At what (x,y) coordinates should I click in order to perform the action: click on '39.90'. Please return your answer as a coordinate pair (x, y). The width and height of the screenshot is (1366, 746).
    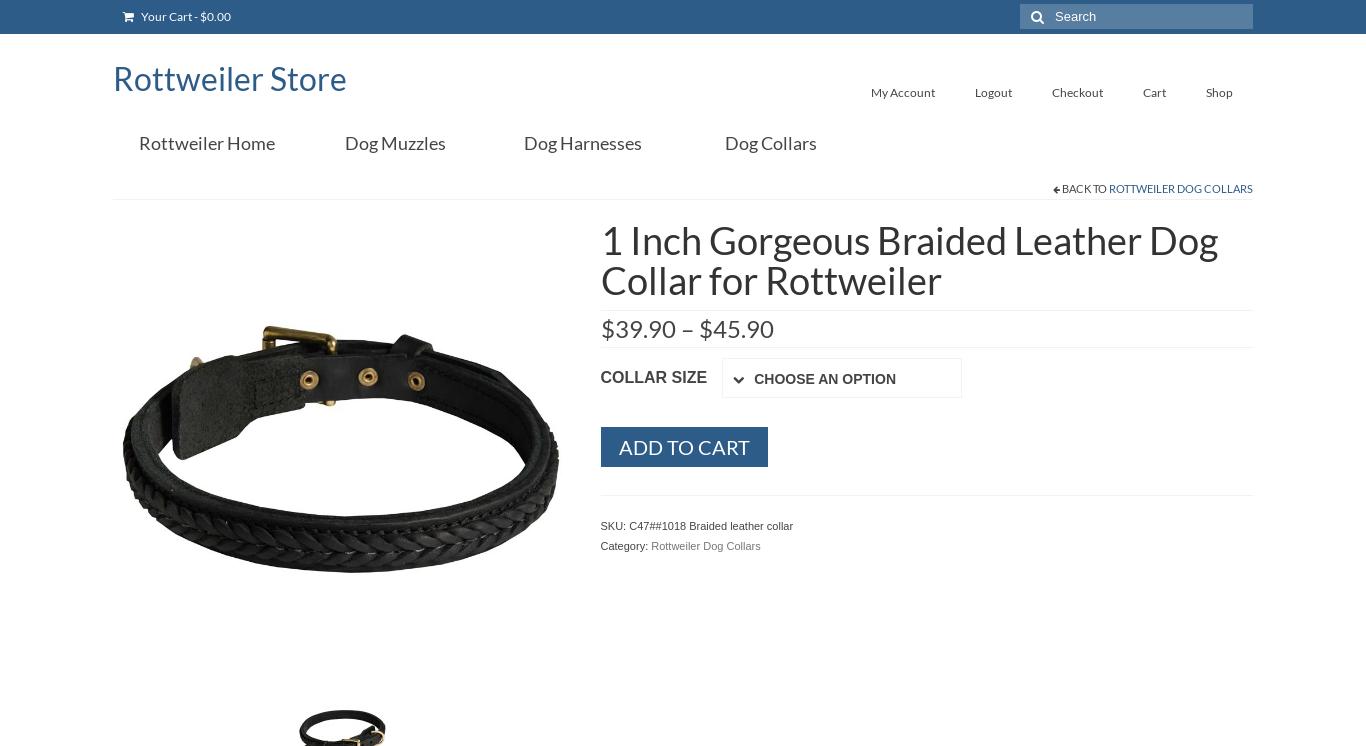
    Looking at the image, I should click on (643, 328).